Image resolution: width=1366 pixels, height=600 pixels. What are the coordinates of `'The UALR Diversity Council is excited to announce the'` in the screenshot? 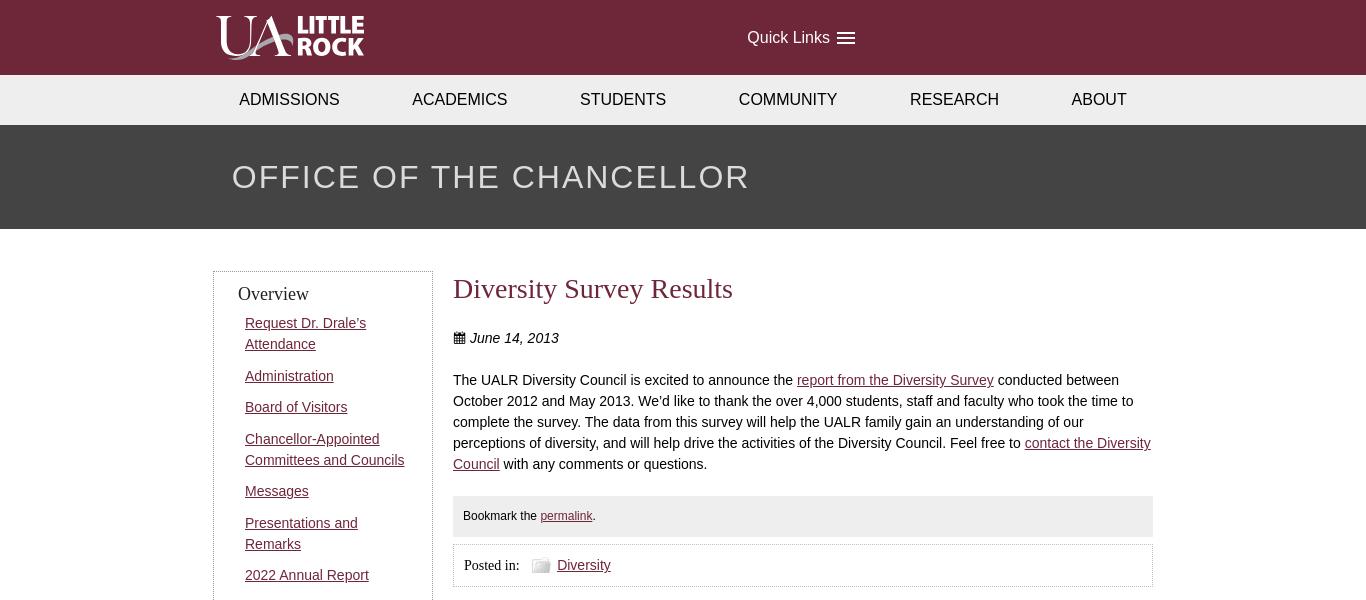 It's located at (623, 379).